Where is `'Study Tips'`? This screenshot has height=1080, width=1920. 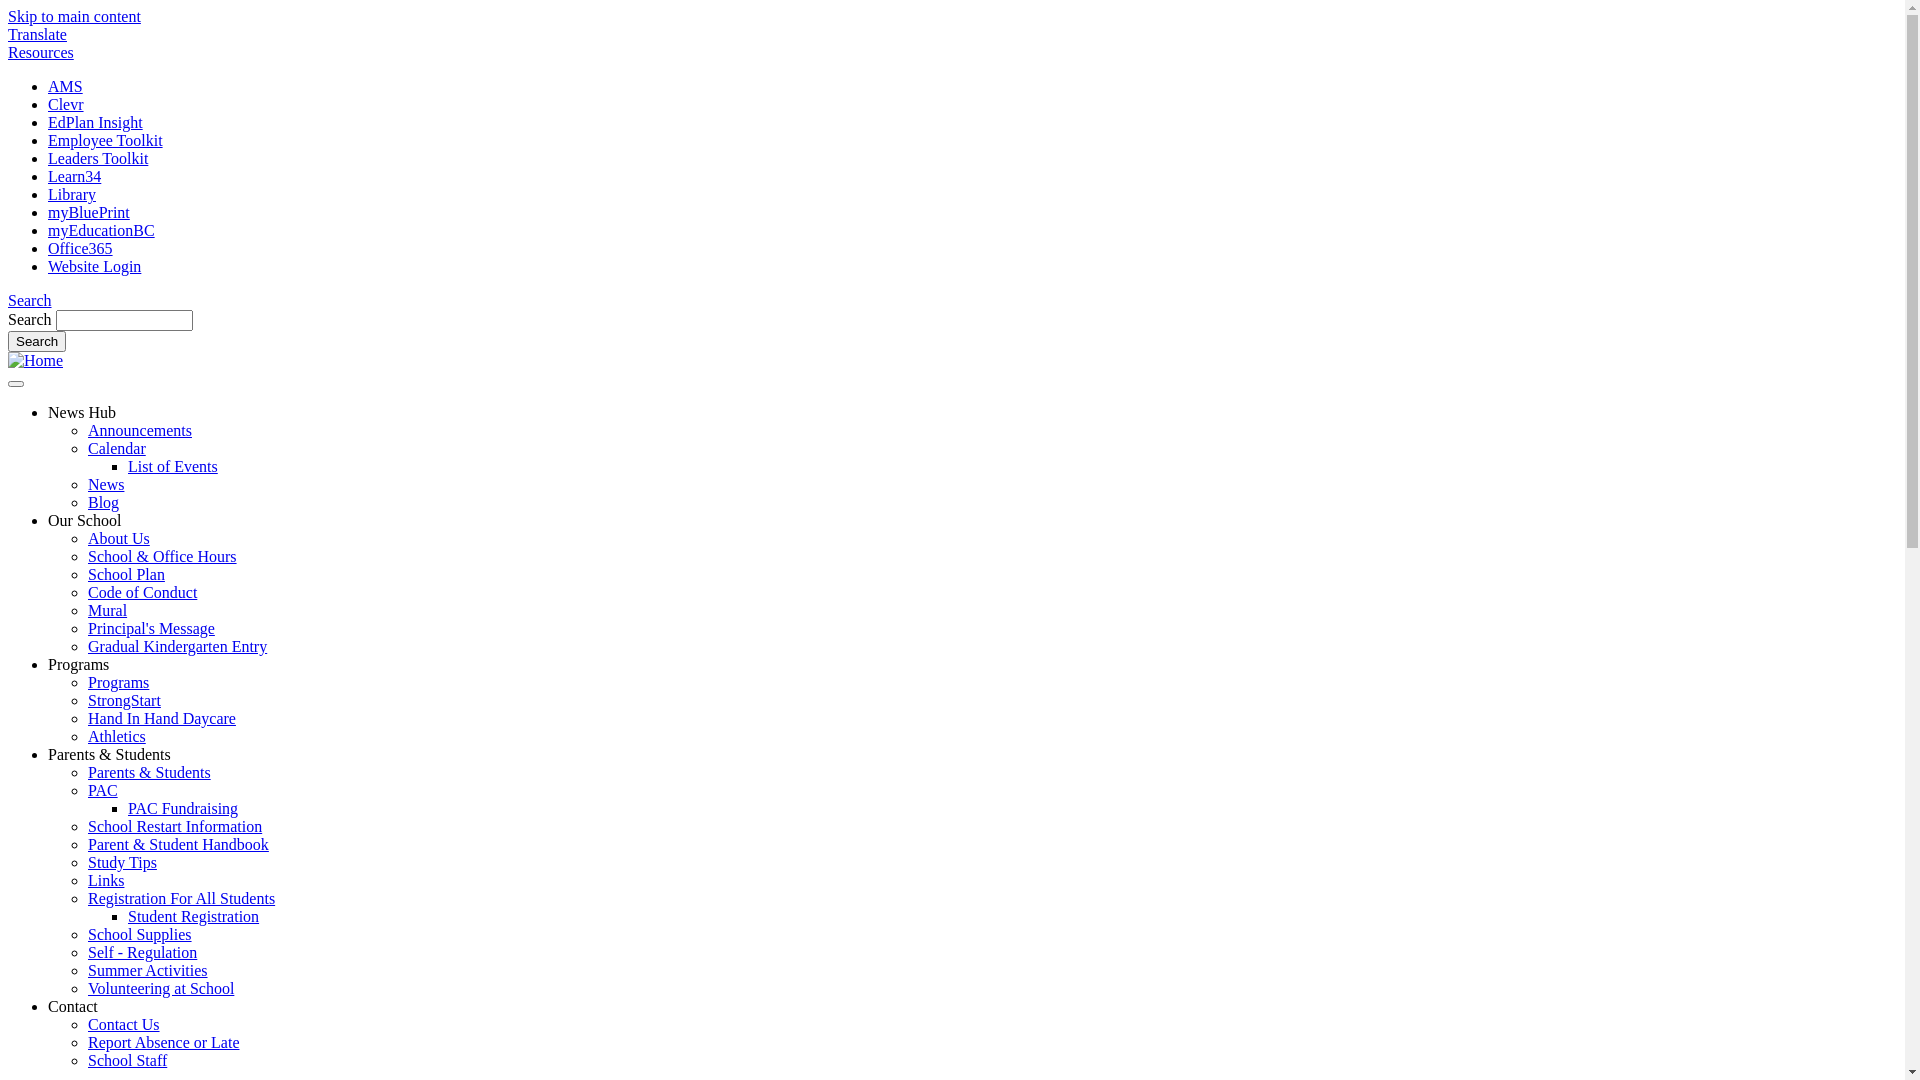 'Study Tips' is located at coordinates (121, 861).